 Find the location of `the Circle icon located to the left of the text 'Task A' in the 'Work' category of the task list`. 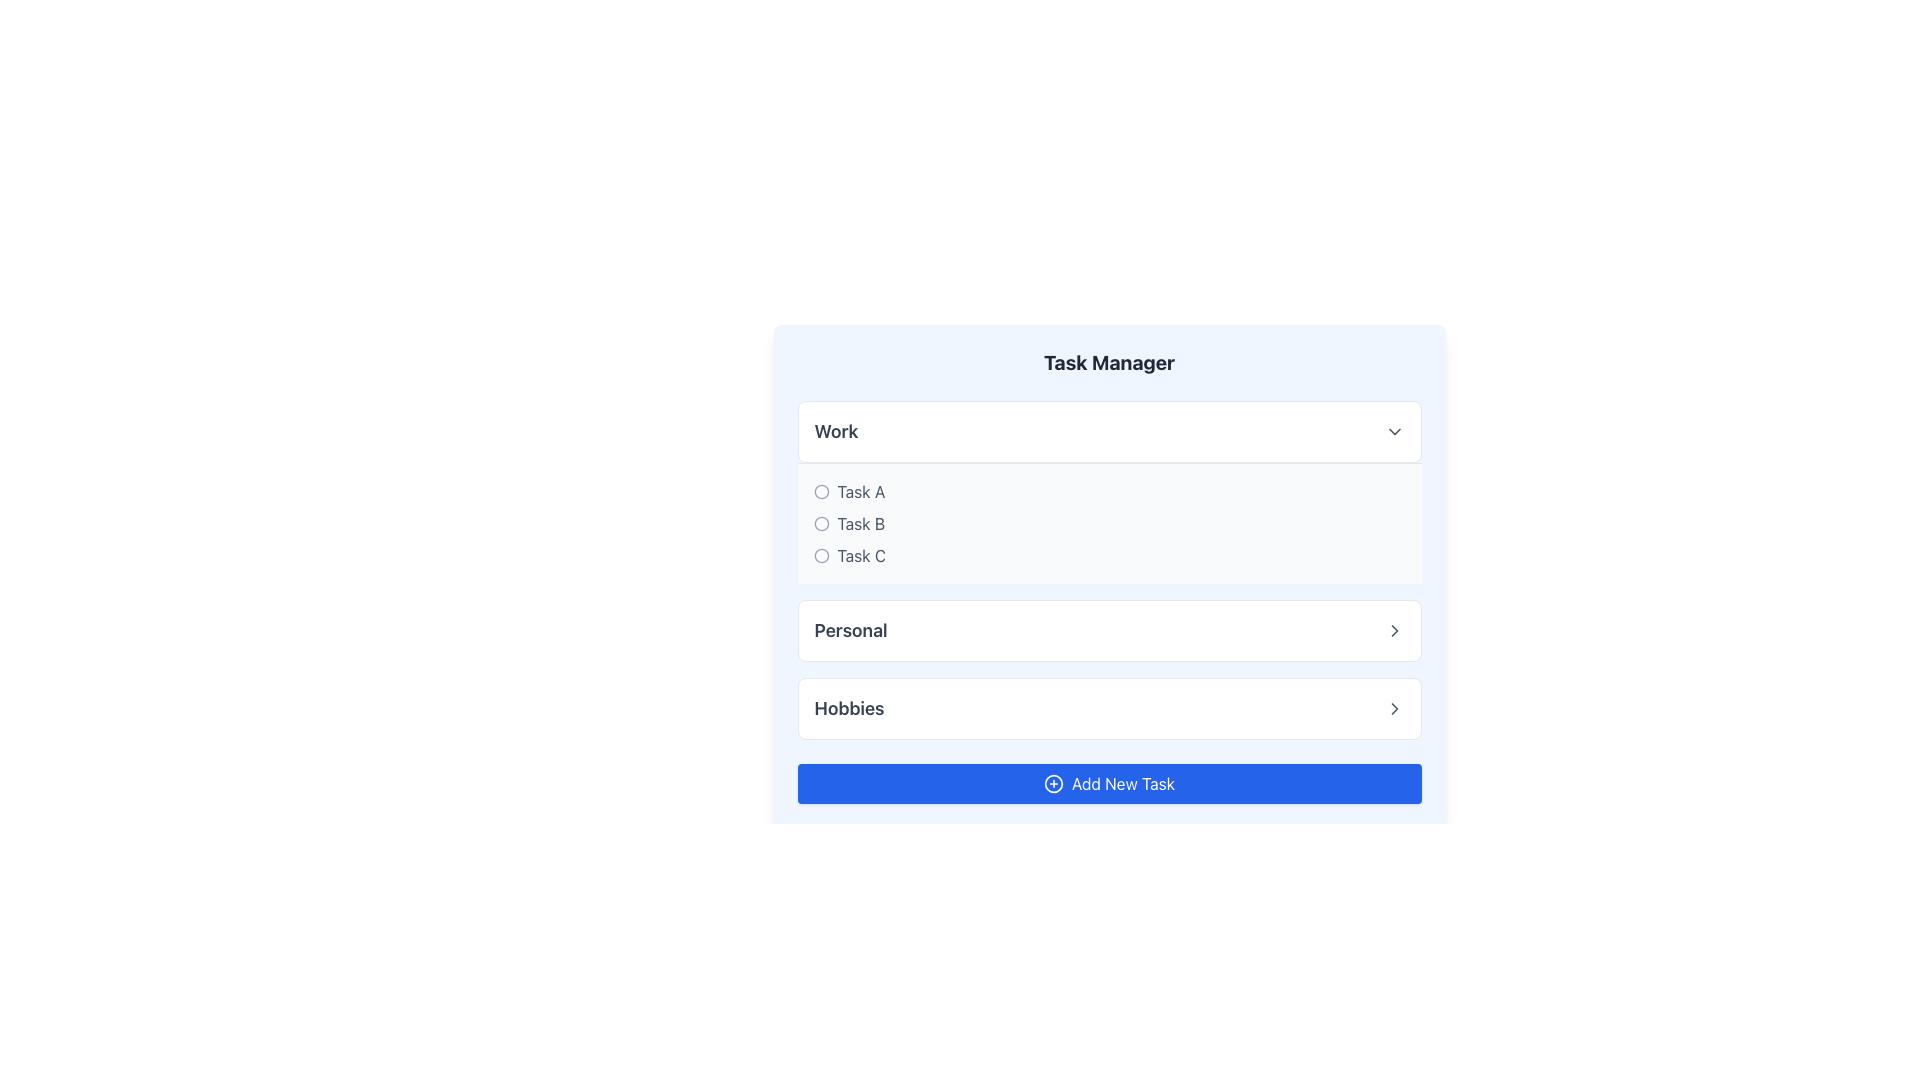

the Circle icon located to the left of the text 'Task A' in the 'Work' category of the task list is located at coordinates (821, 492).